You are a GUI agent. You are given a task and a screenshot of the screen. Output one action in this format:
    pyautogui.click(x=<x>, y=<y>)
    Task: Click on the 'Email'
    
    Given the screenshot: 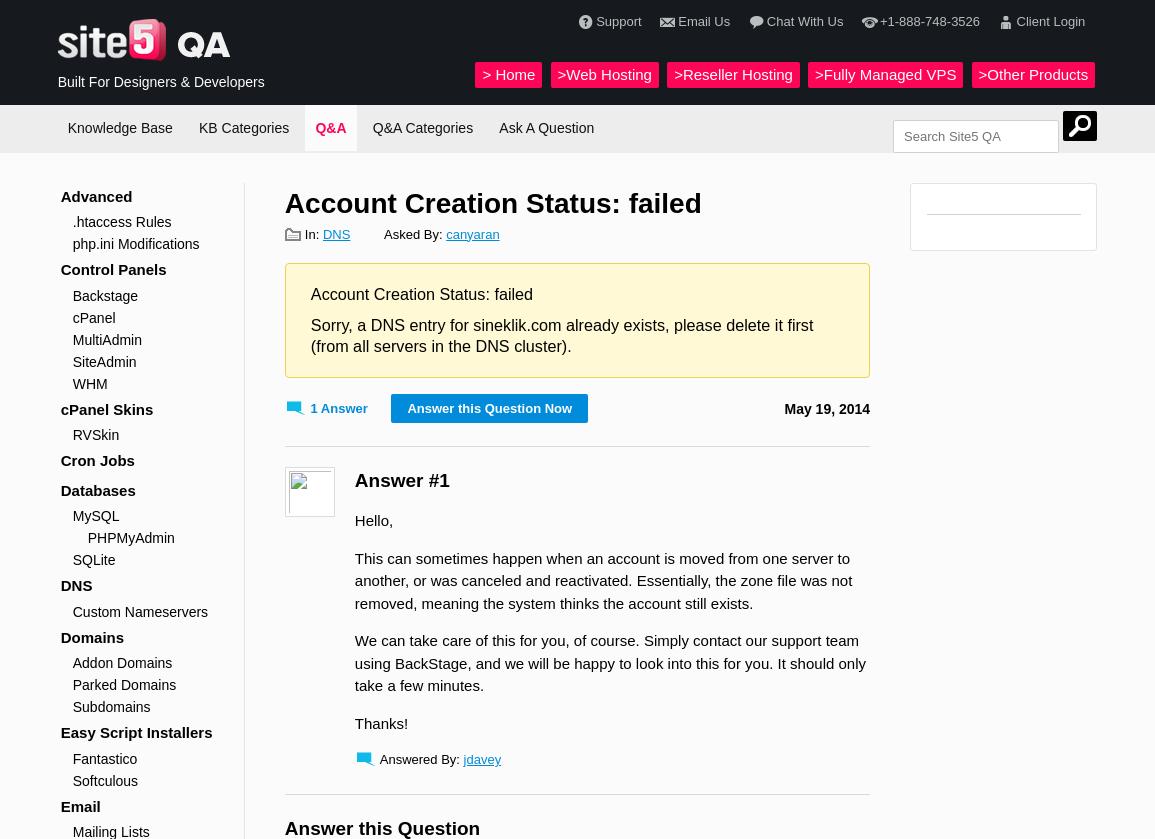 What is the action you would take?
    pyautogui.click(x=58, y=804)
    